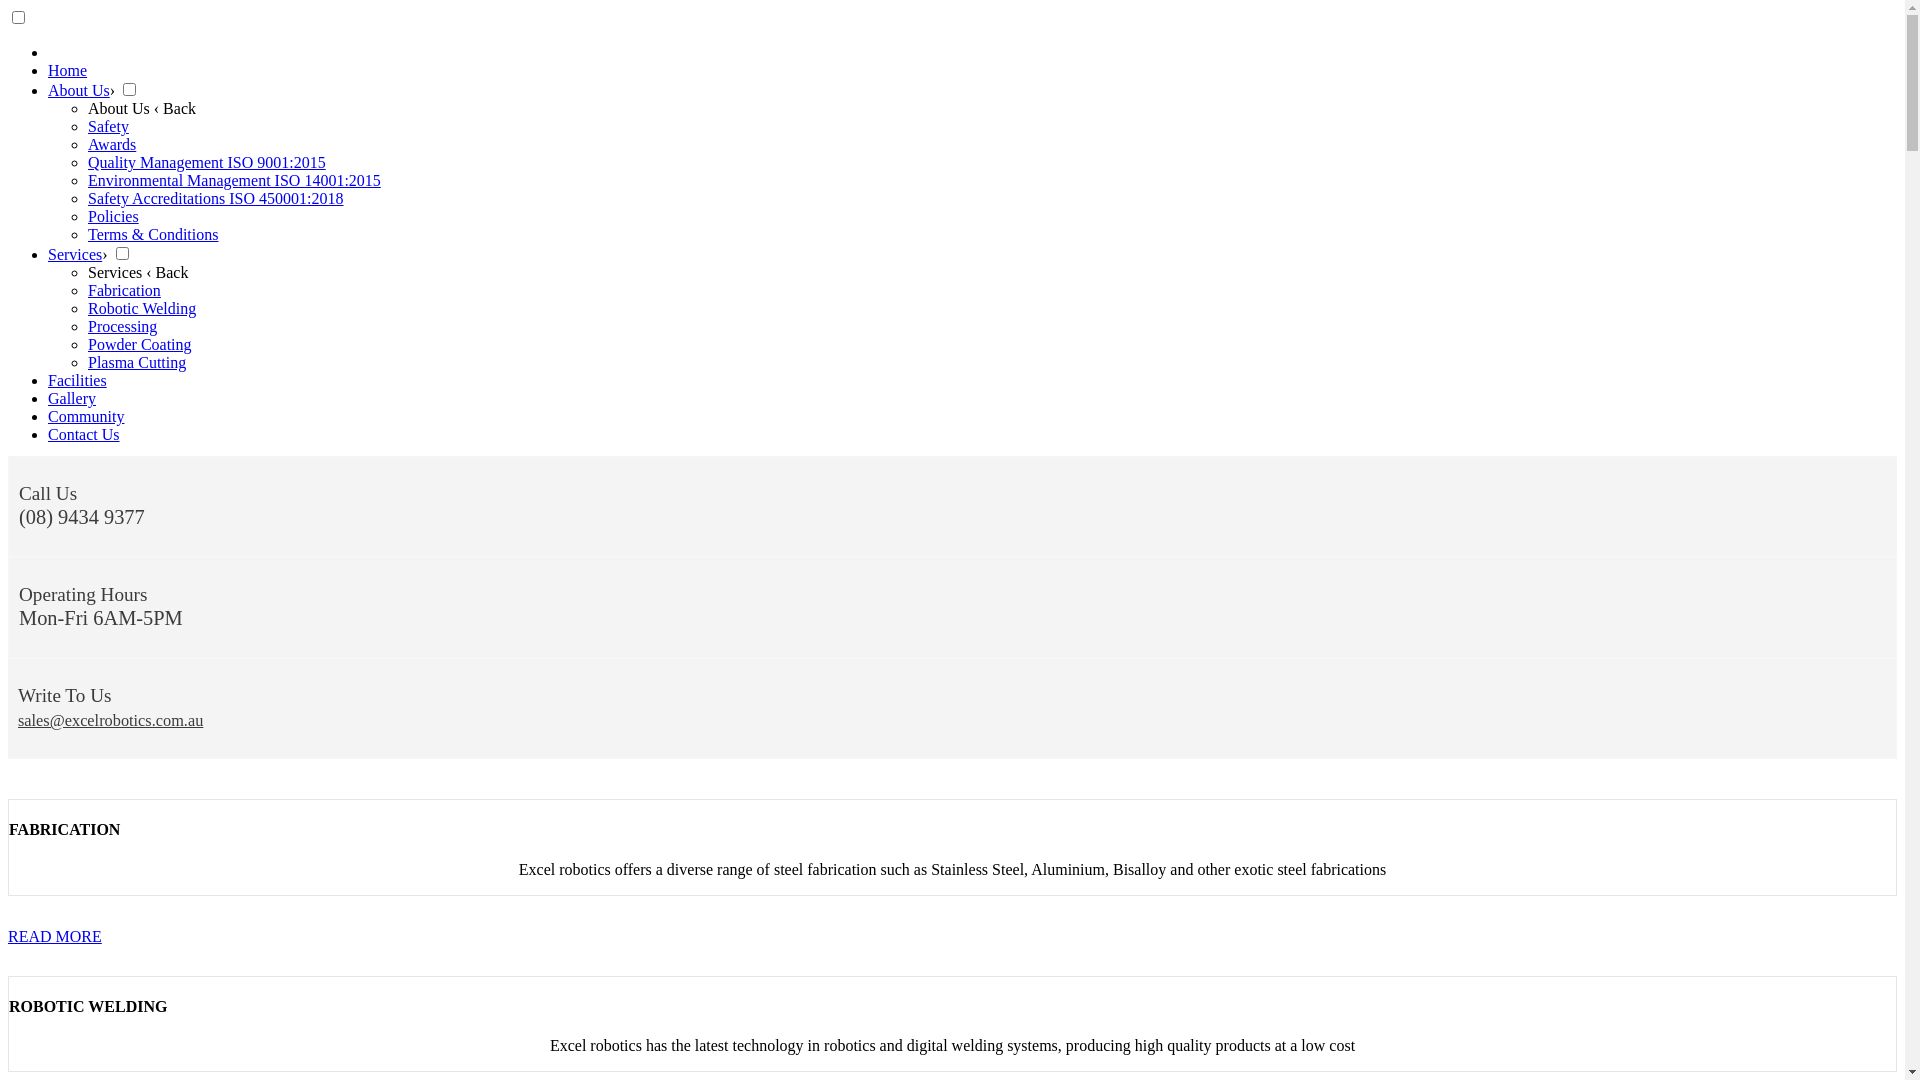 The image size is (1920, 1080). What do you see at coordinates (112, 216) in the screenshot?
I see `'Policies'` at bounding box center [112, 216].